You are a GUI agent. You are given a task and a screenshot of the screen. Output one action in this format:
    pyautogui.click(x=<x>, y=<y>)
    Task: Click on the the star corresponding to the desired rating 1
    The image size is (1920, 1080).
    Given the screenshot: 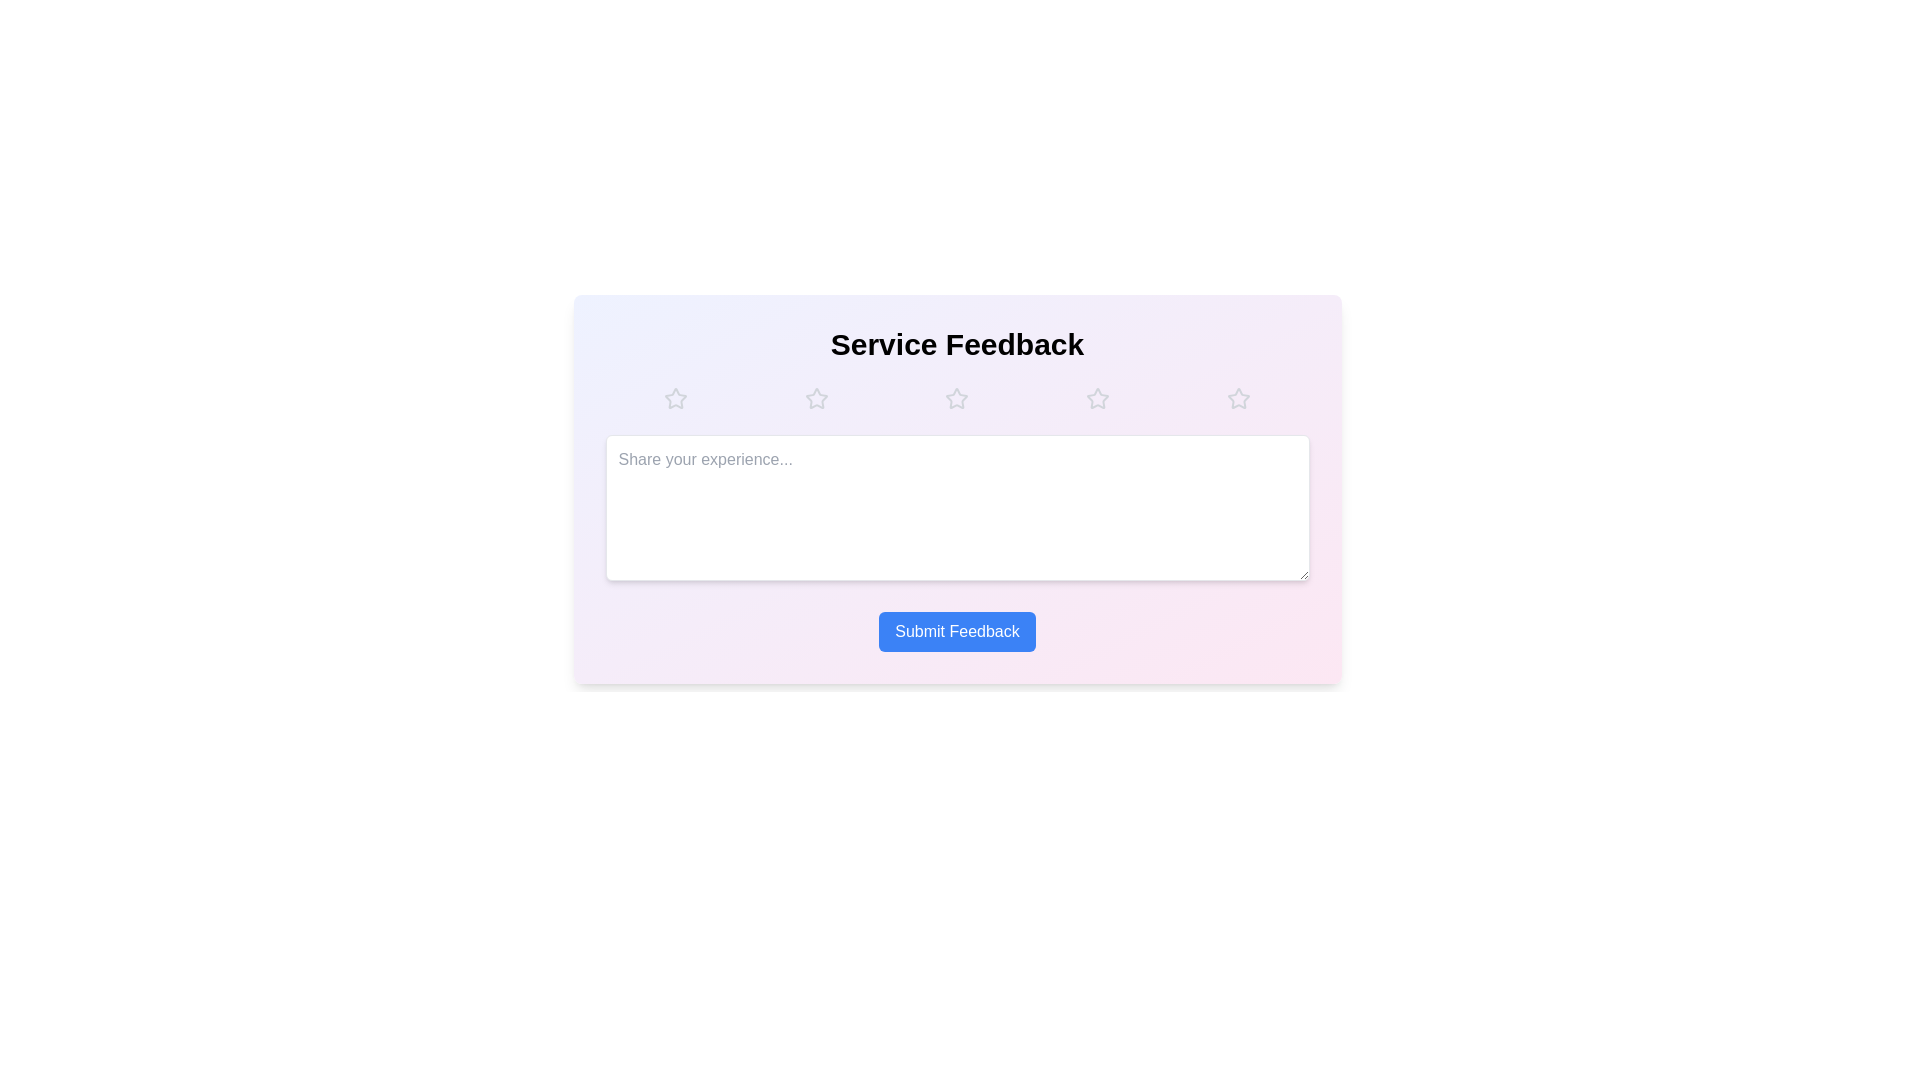 What is the action you would take?
    pyautogui.click(x=675, y=398)
    